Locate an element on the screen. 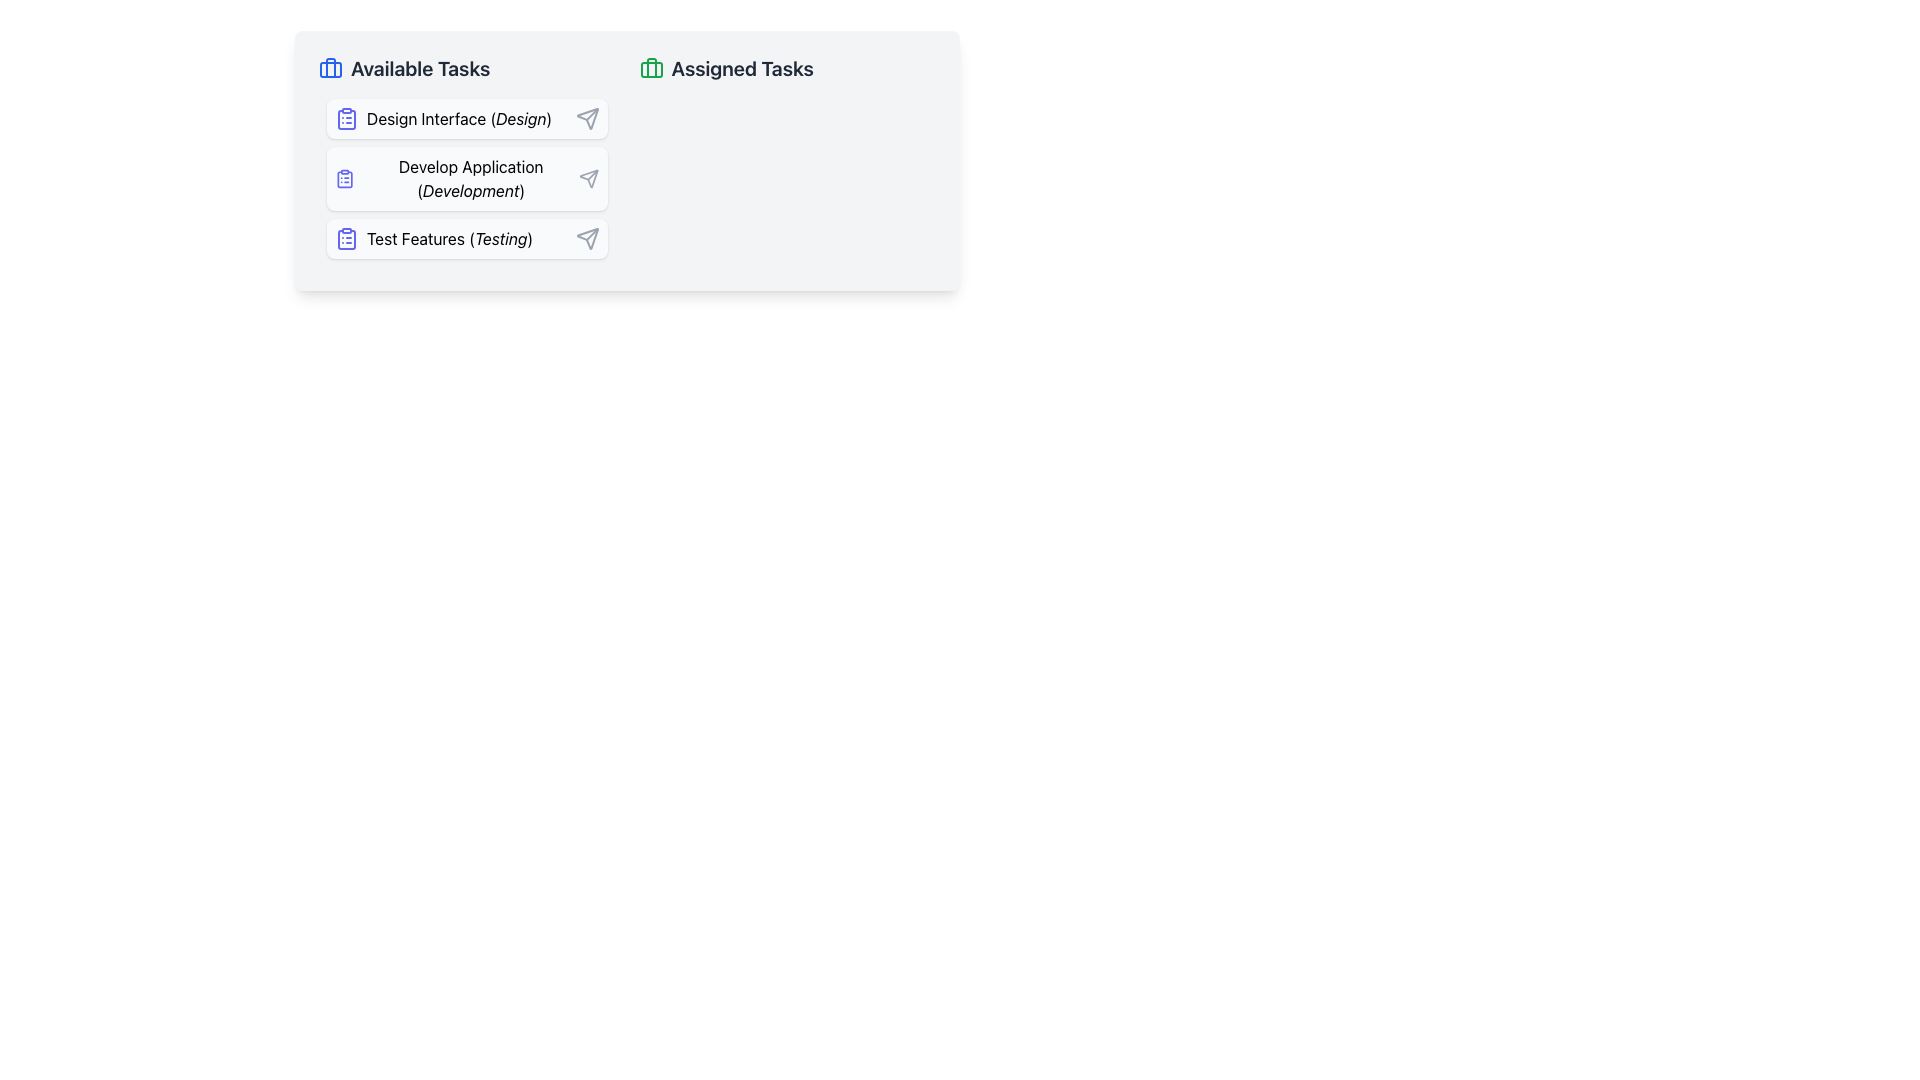 The height and width of the screenshot is (1080, 1920). the 'Design Interface (Design)' text with clipboard icon is located at coordinates (442, 119).